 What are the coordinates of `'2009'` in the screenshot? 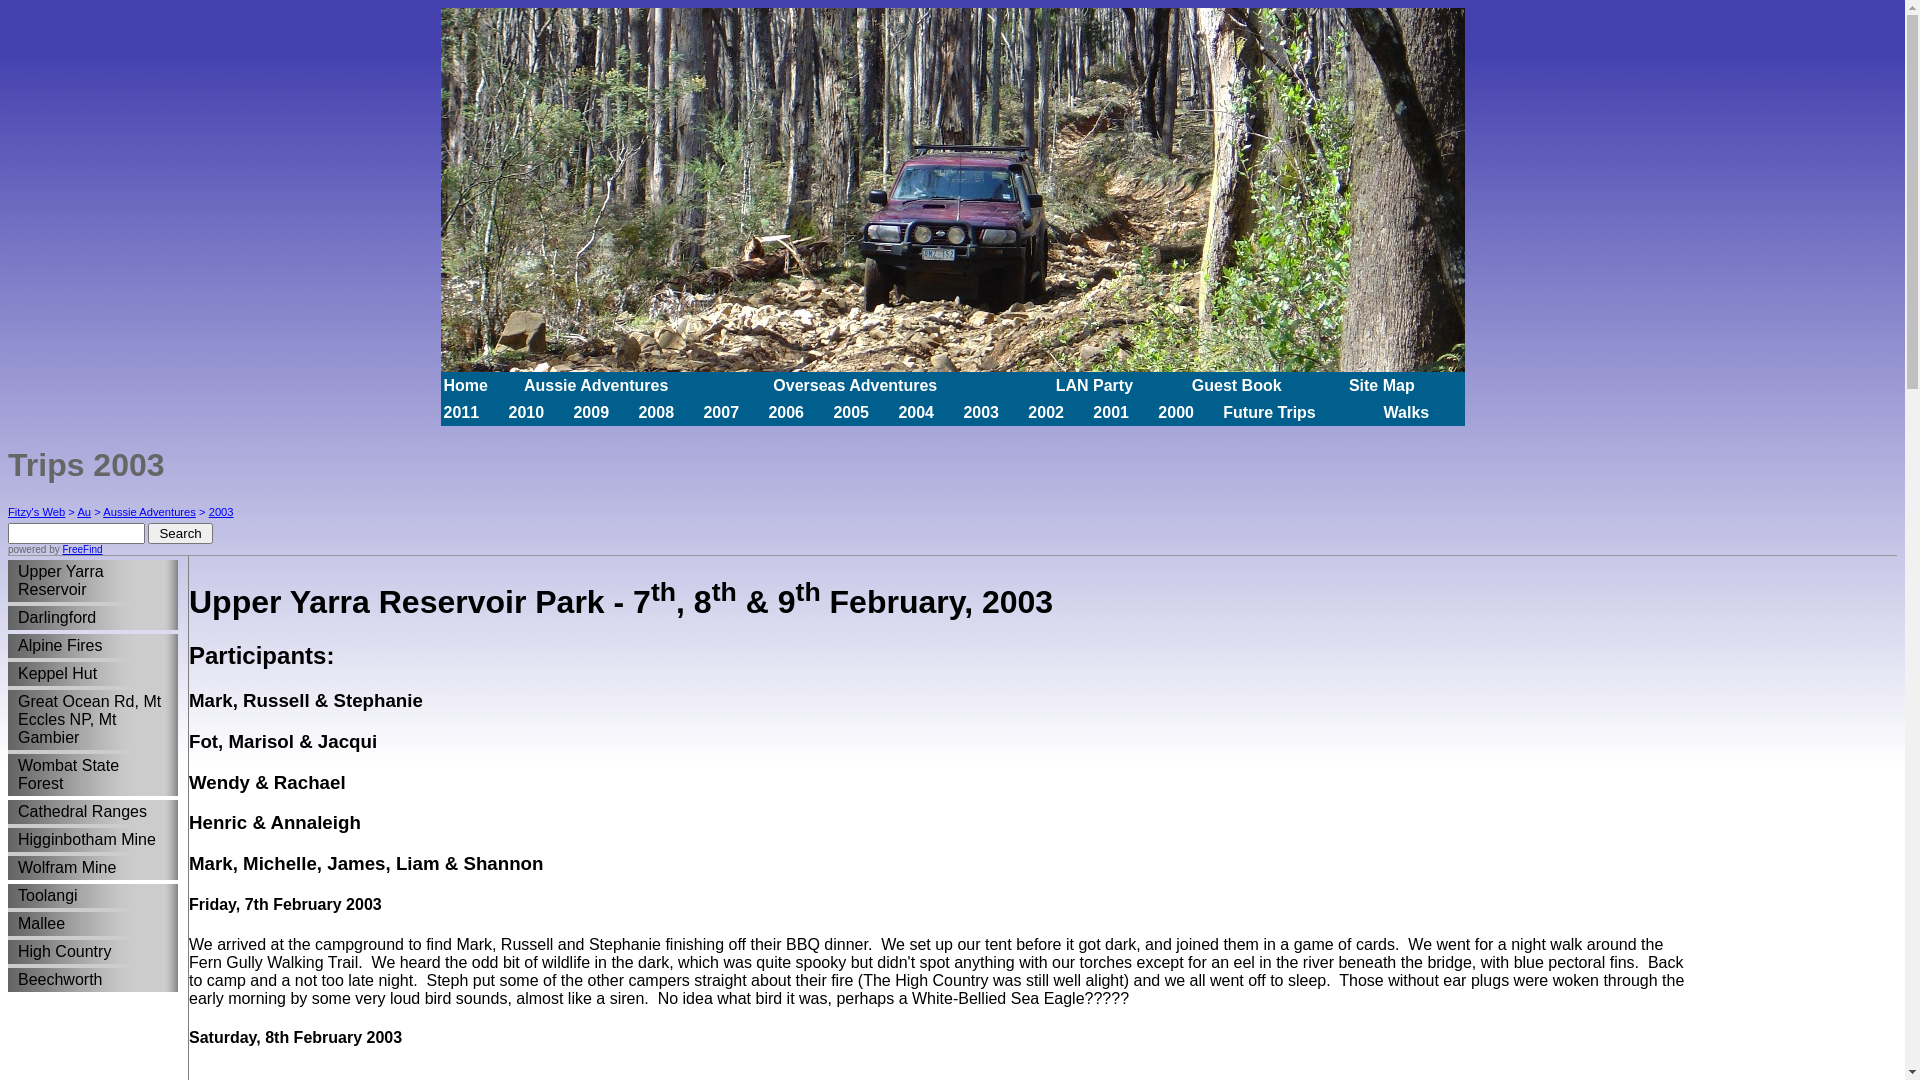 It's located at (589, 411).